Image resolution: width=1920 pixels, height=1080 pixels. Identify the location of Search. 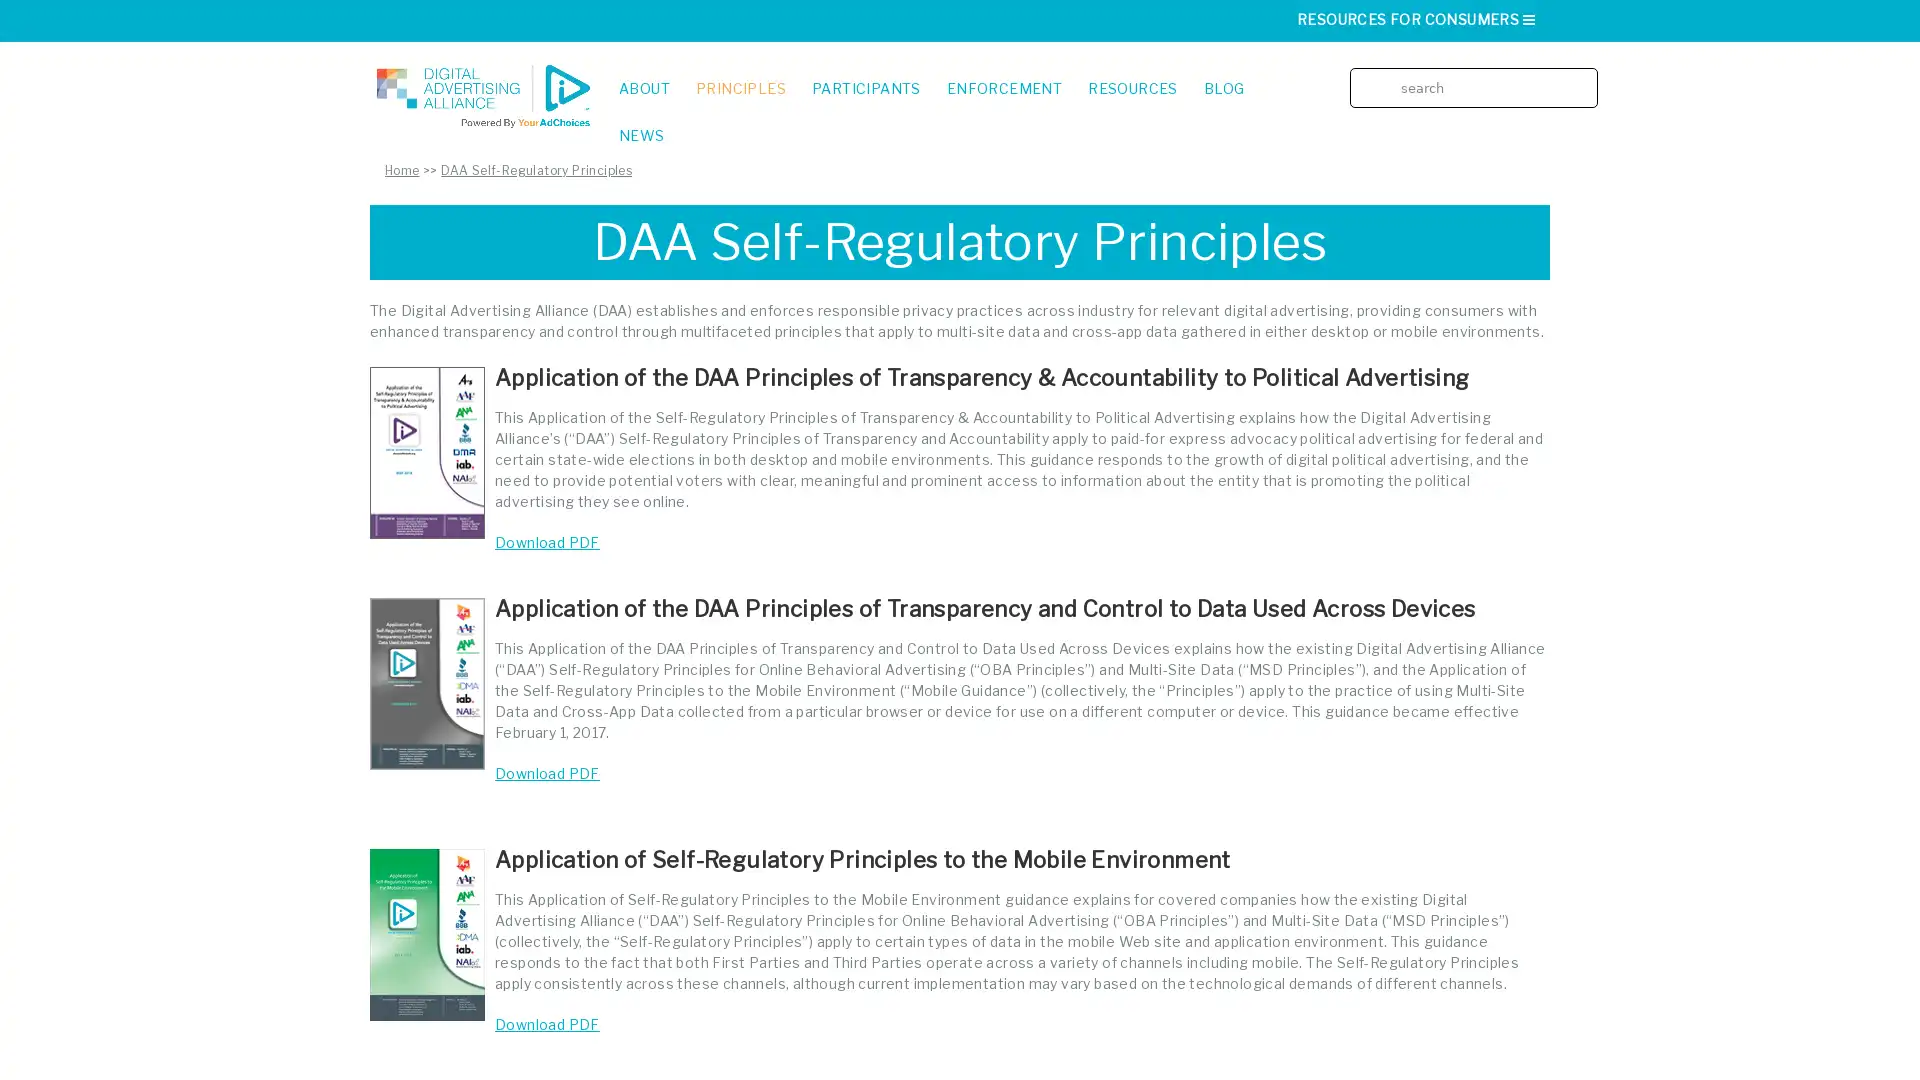
(1588, 72).